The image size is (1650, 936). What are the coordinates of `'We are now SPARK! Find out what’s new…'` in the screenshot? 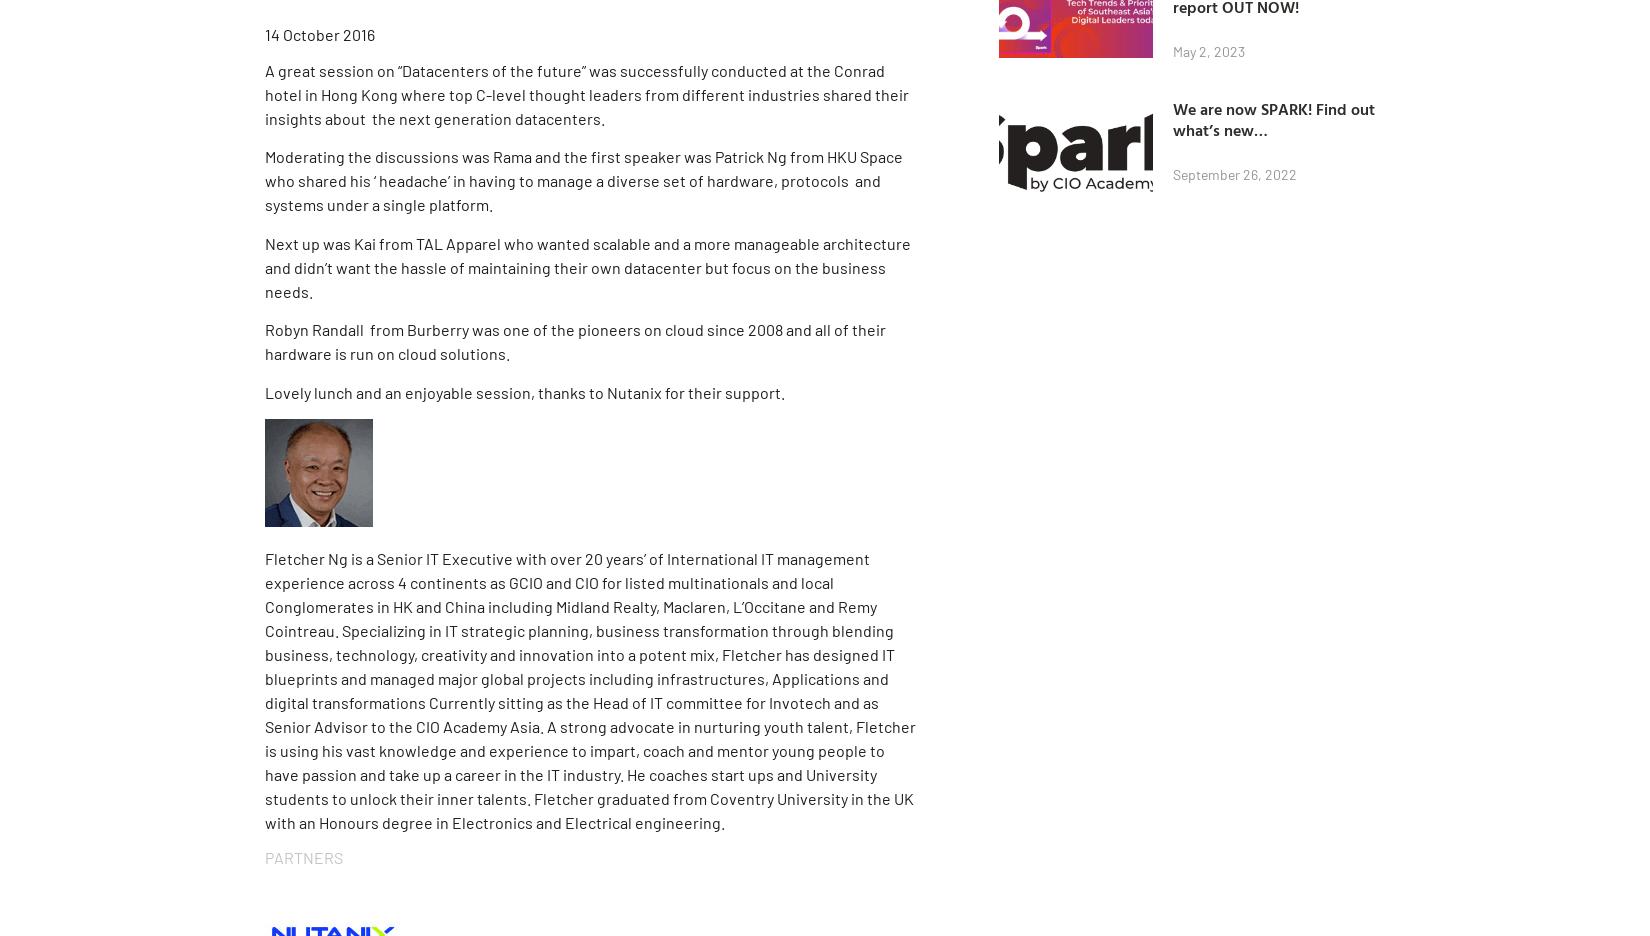 It's located at (1272, 119).